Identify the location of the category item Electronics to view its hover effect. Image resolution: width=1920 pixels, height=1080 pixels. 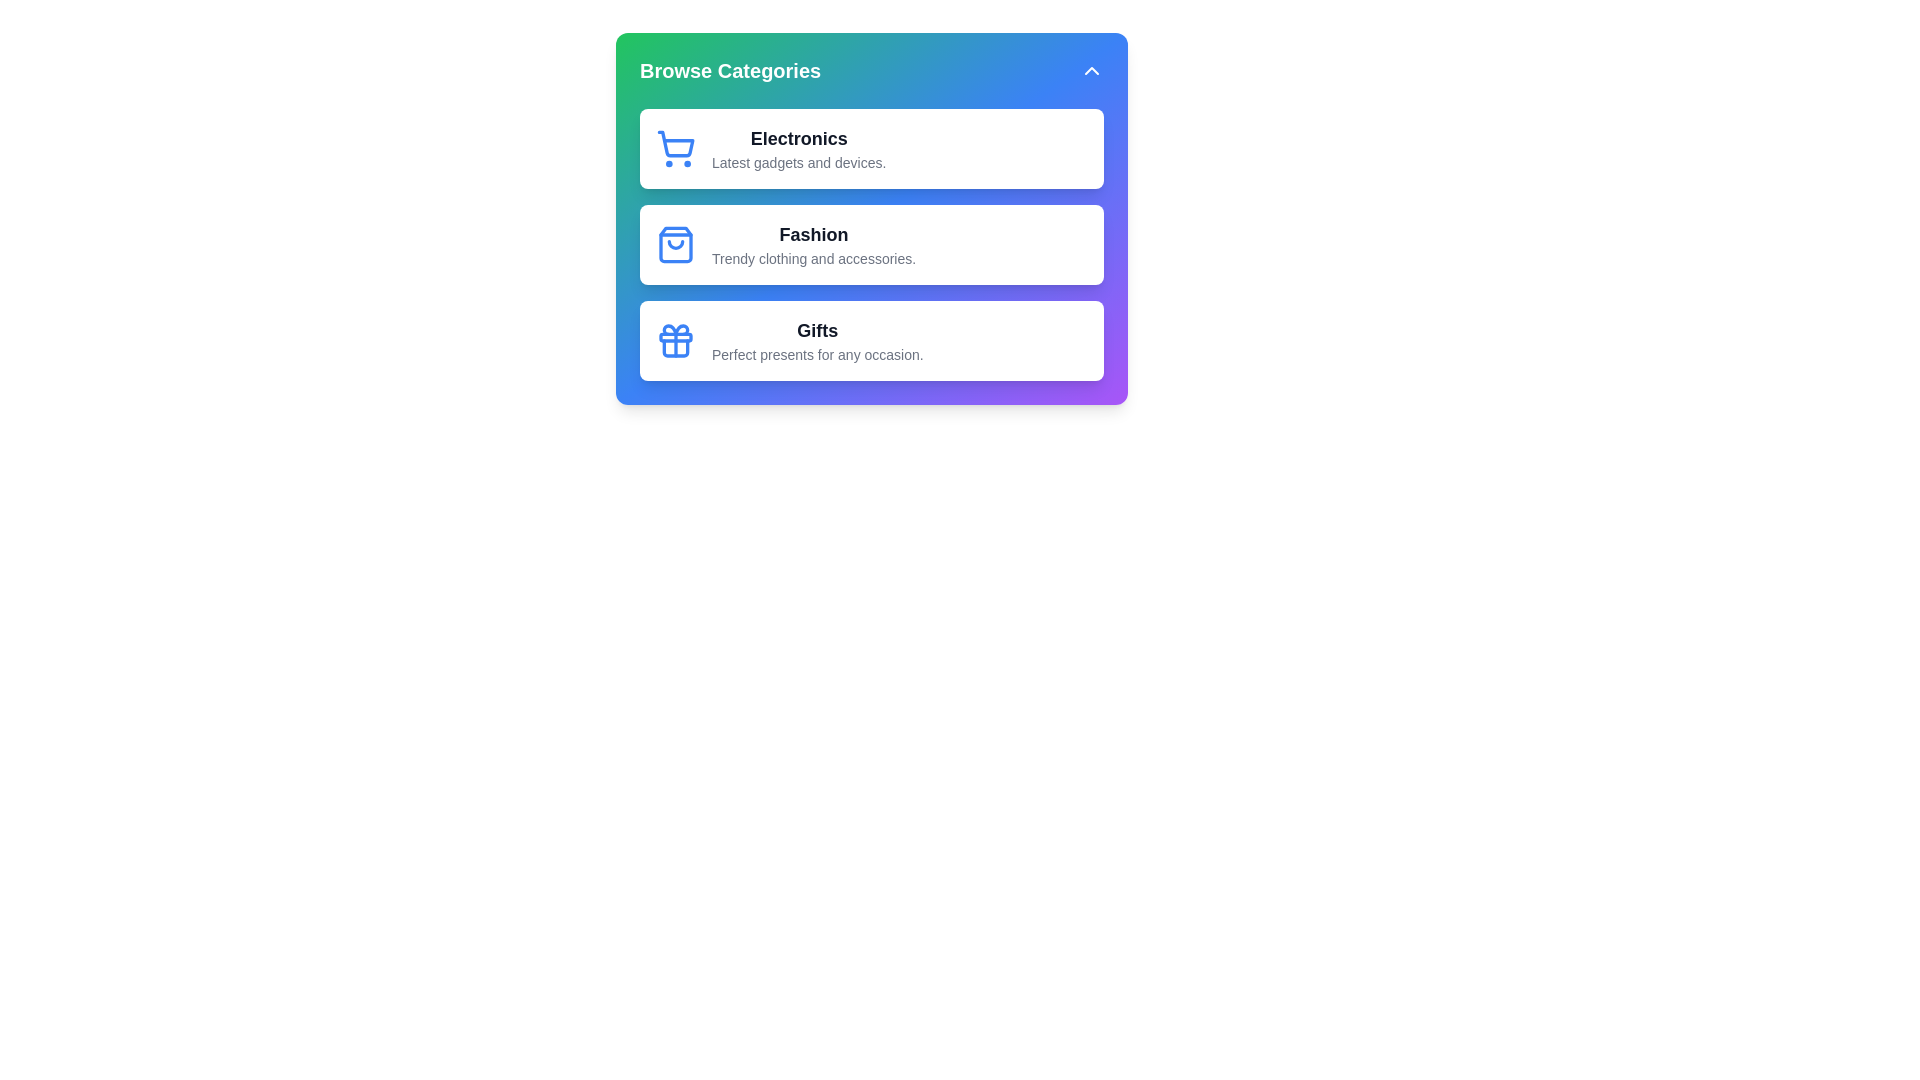
(872, 148).